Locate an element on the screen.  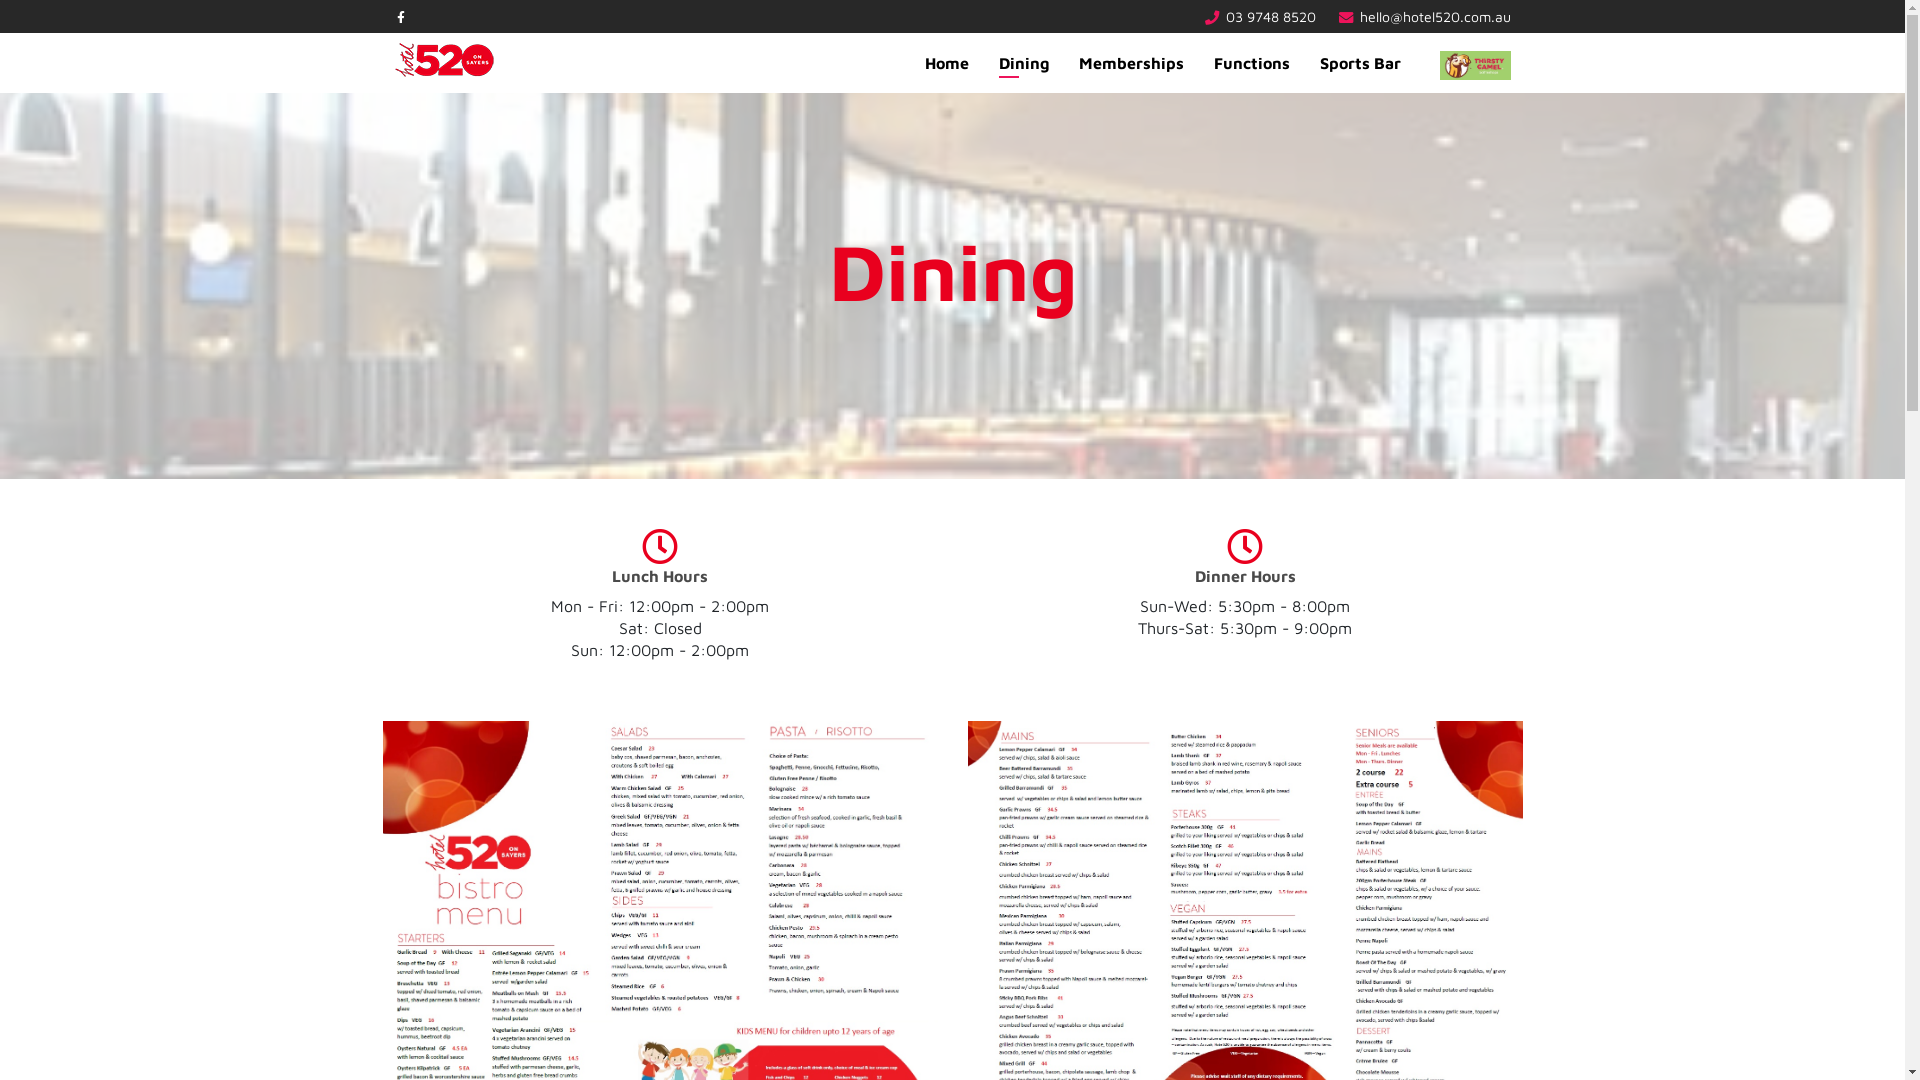
'Home' is located at coordinates (945, 61).